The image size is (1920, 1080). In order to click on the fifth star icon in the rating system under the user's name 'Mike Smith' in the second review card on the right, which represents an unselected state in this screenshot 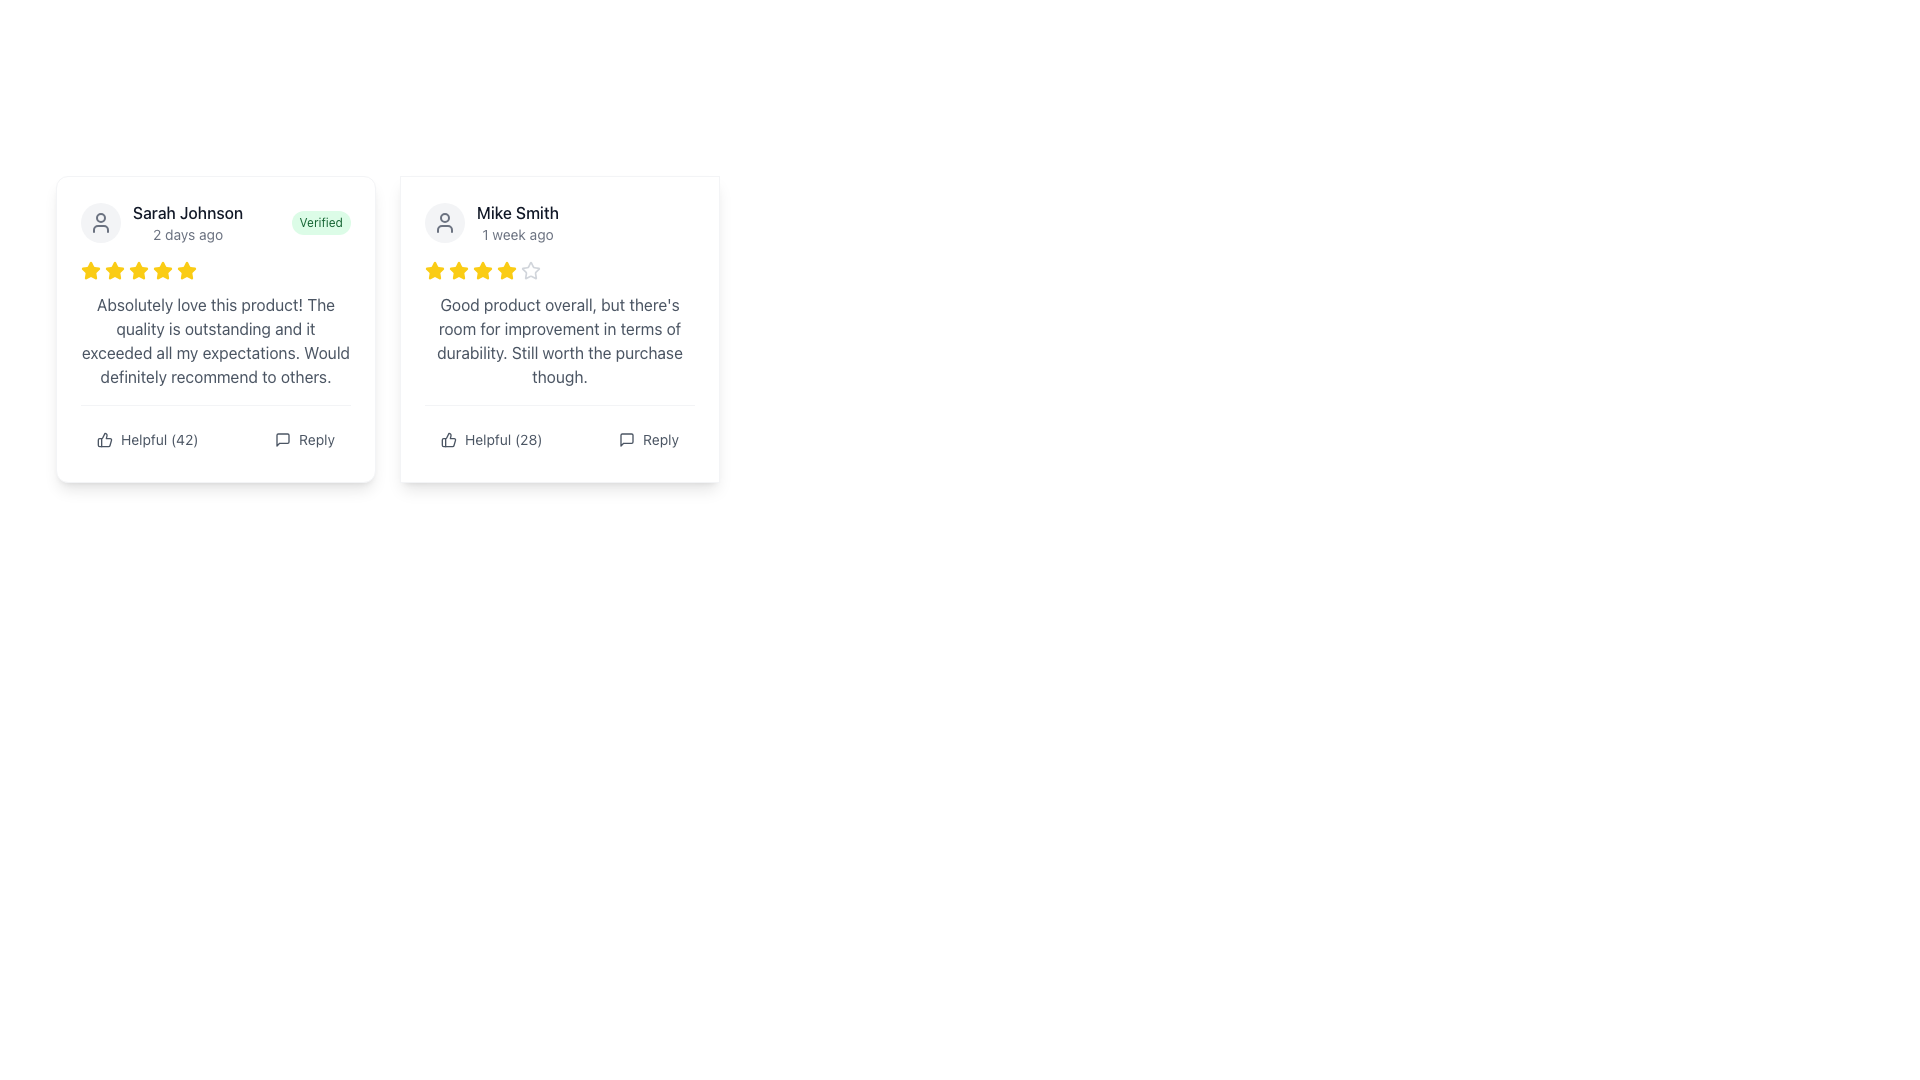, I will do `click(531, 270)`.